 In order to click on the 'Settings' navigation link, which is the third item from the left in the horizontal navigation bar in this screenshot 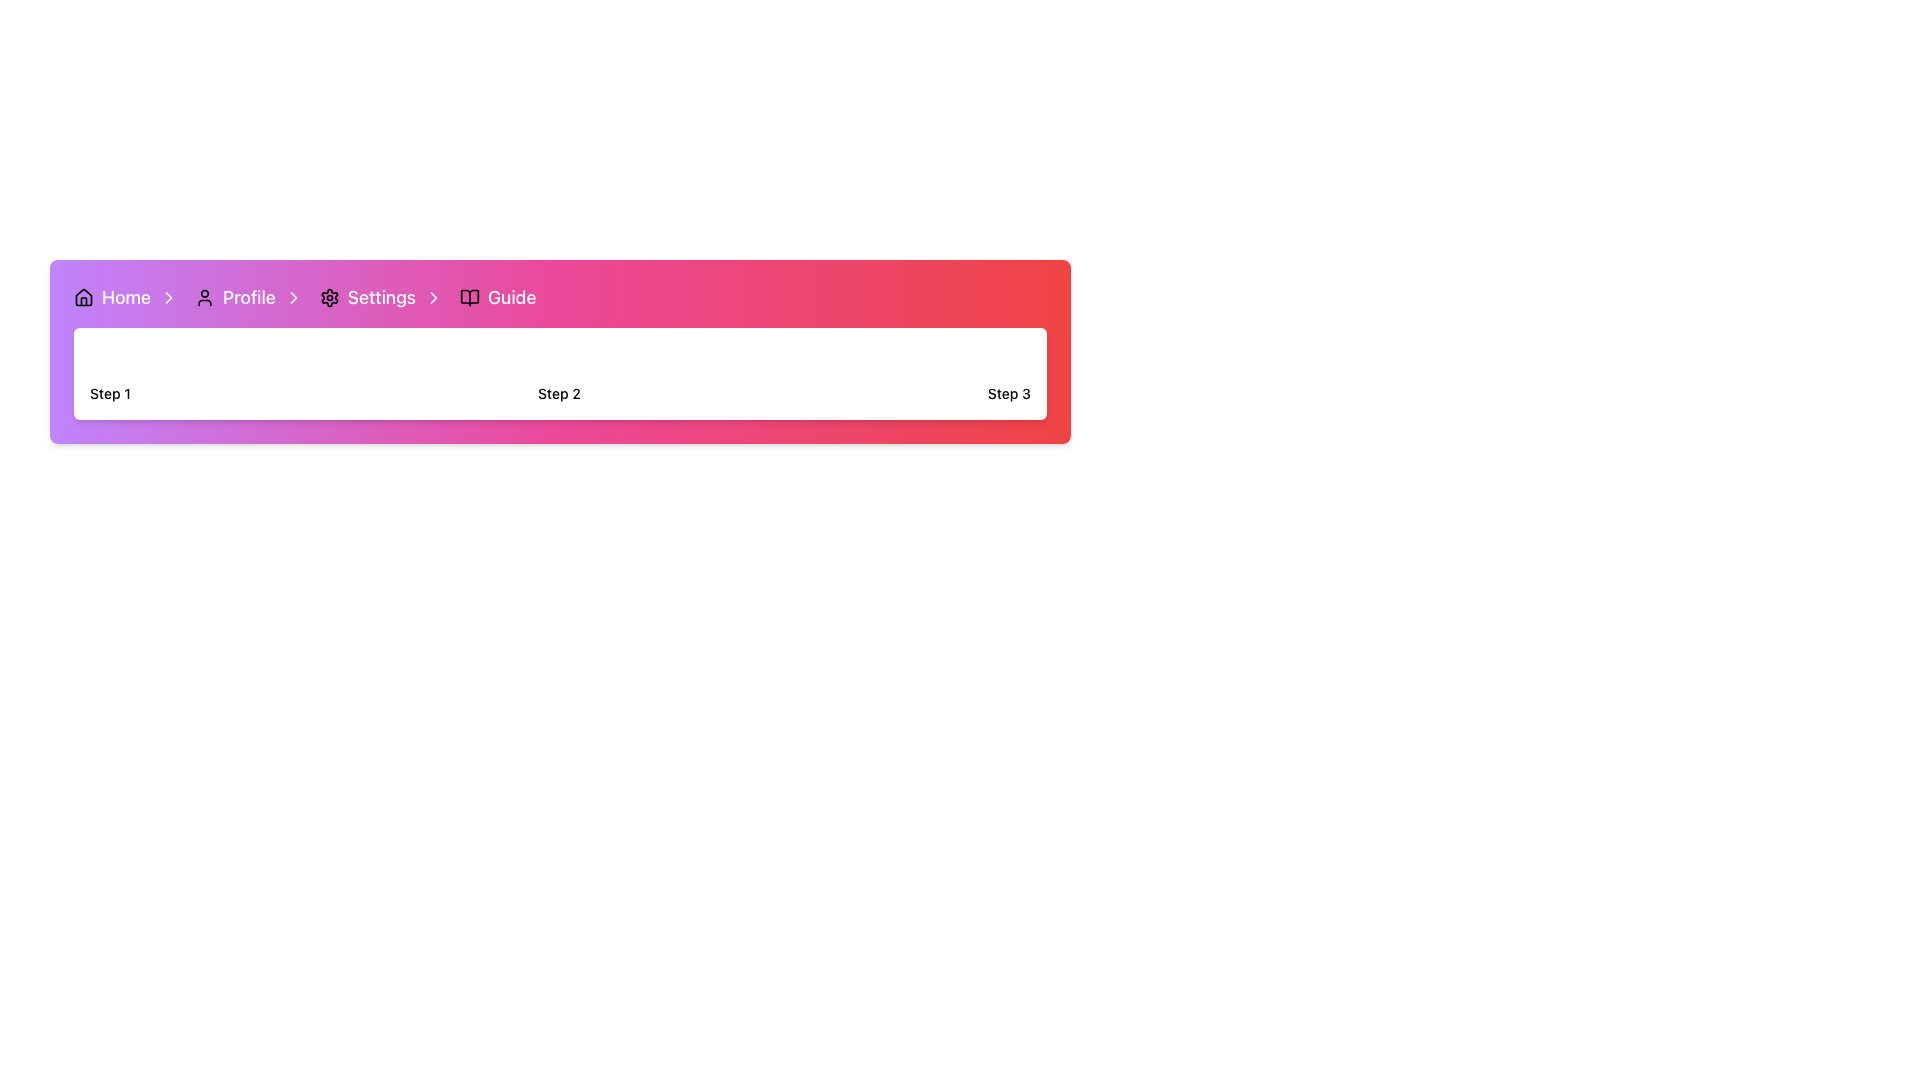, I will do `click(381, 297)`.